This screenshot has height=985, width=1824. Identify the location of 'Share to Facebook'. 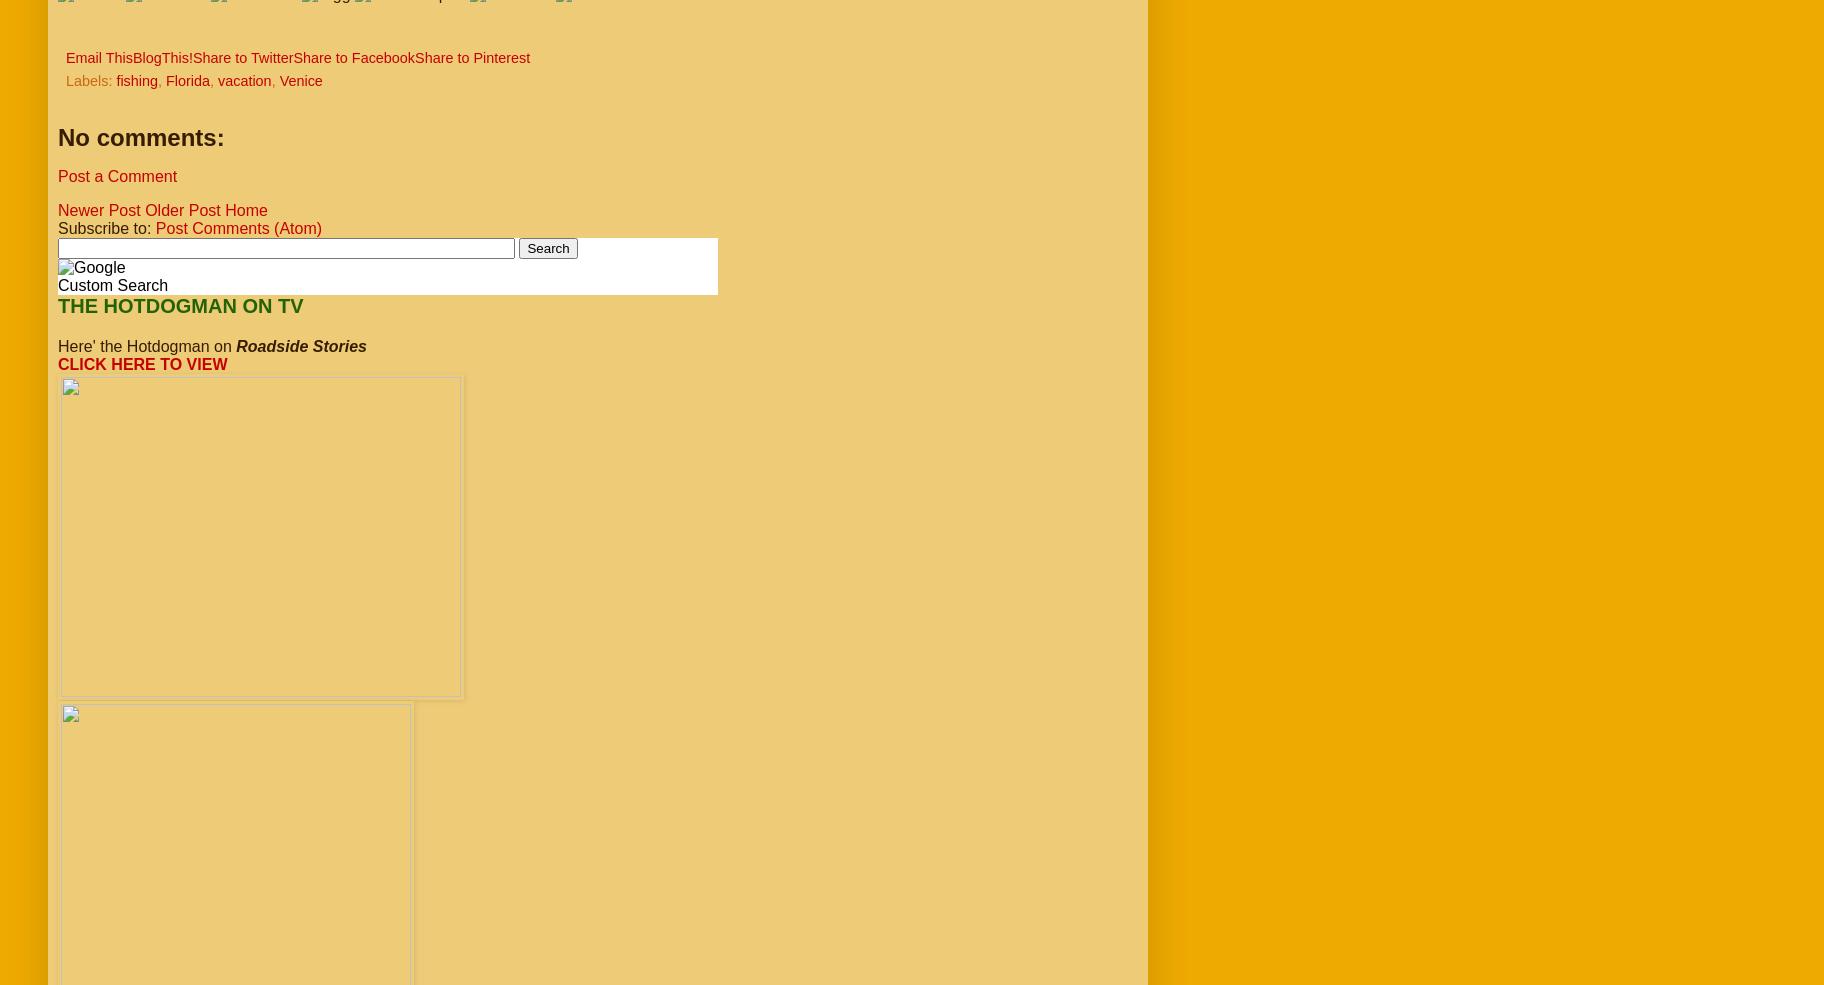
(354, 57).